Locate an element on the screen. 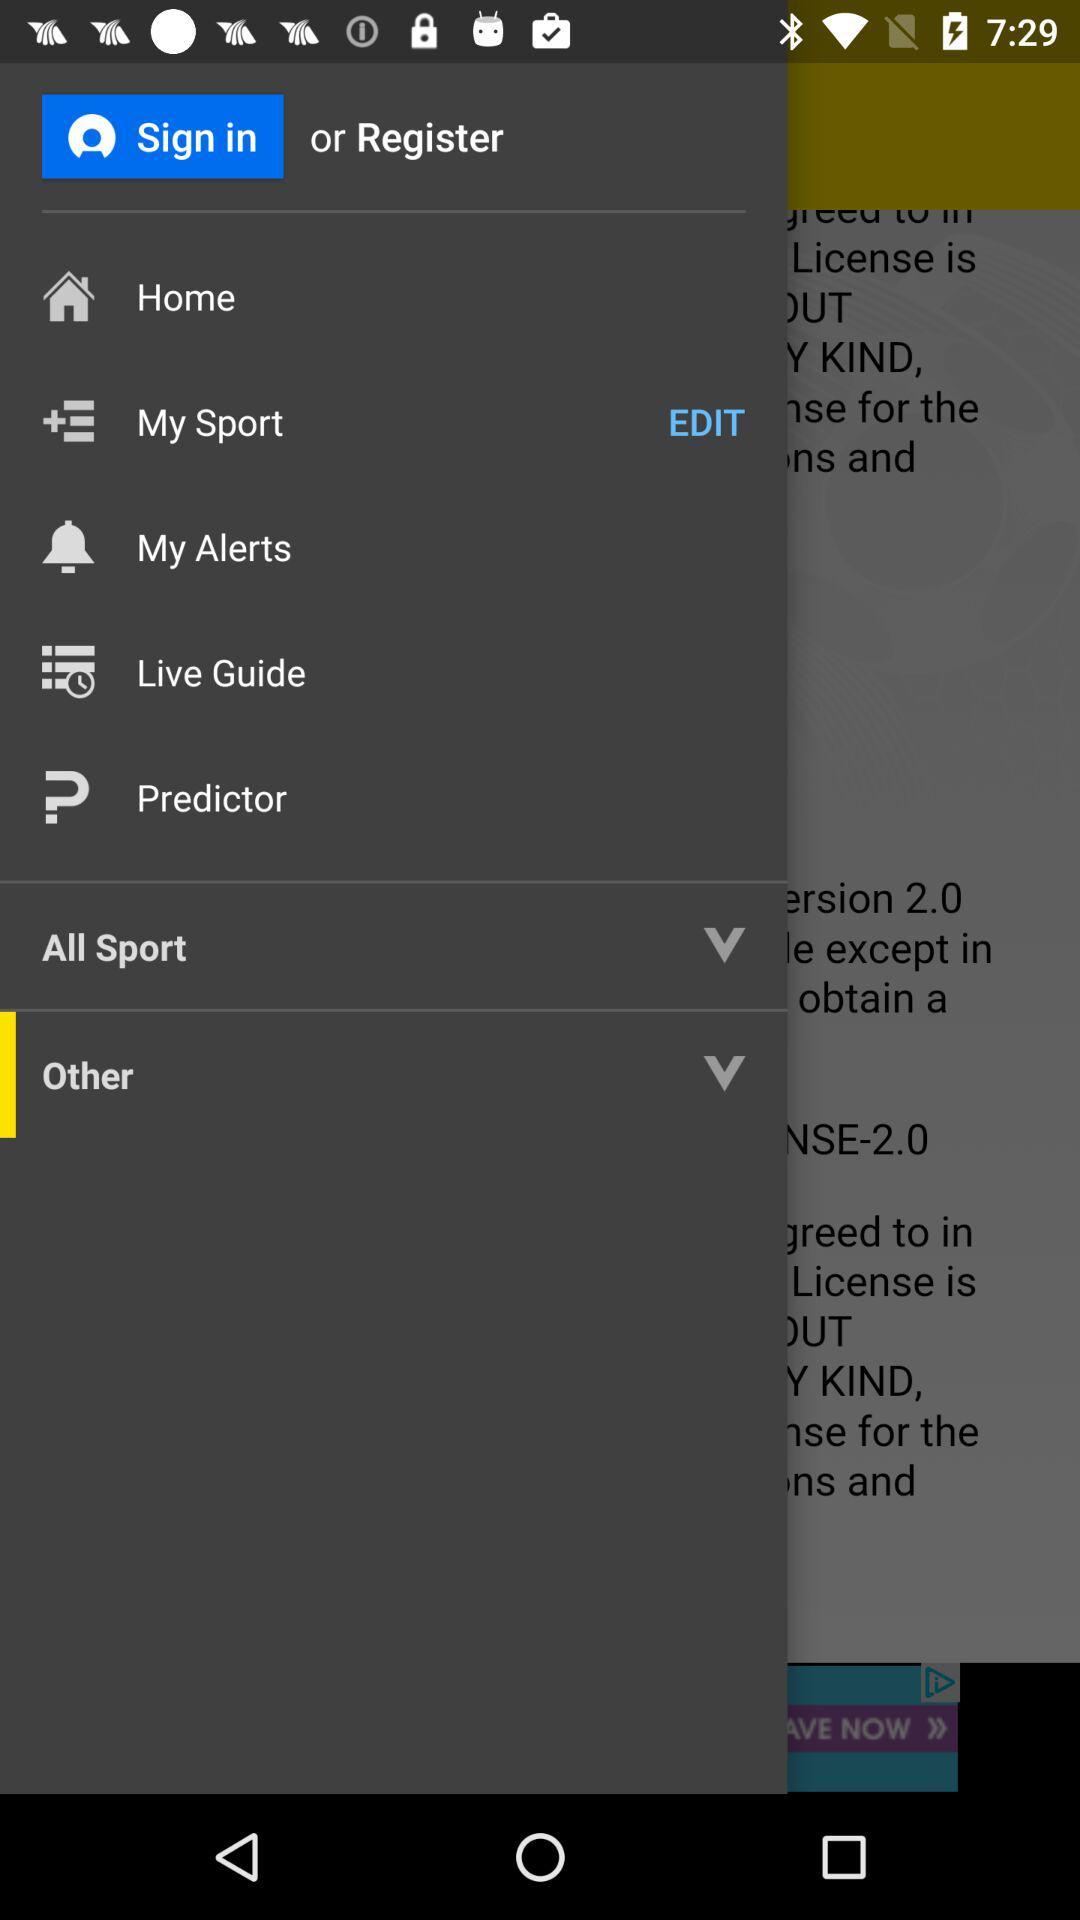 The height and width of the screenshot is (1920, 1080). the sign in item is located at coordinates (161, 135).